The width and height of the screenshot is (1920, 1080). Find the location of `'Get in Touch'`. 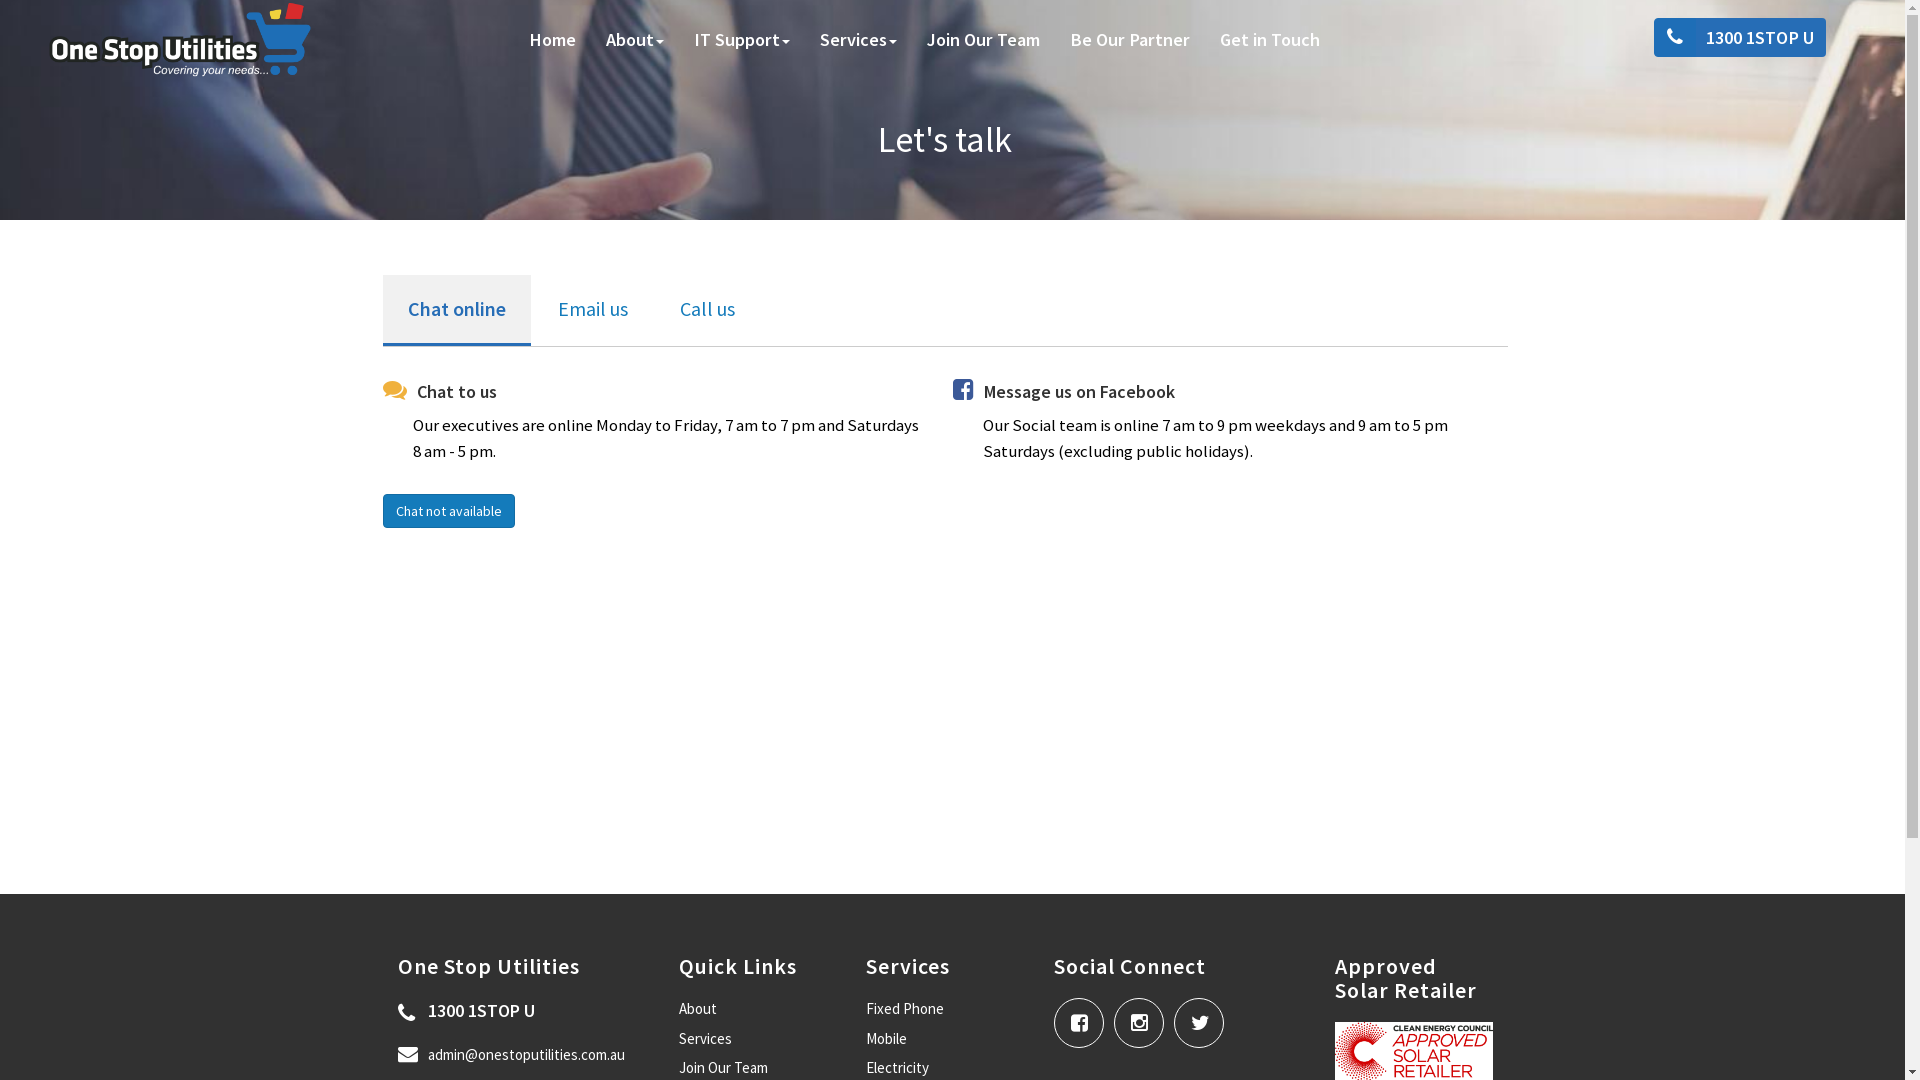

'Get in Touch' is located at coordinates (1269, 39).